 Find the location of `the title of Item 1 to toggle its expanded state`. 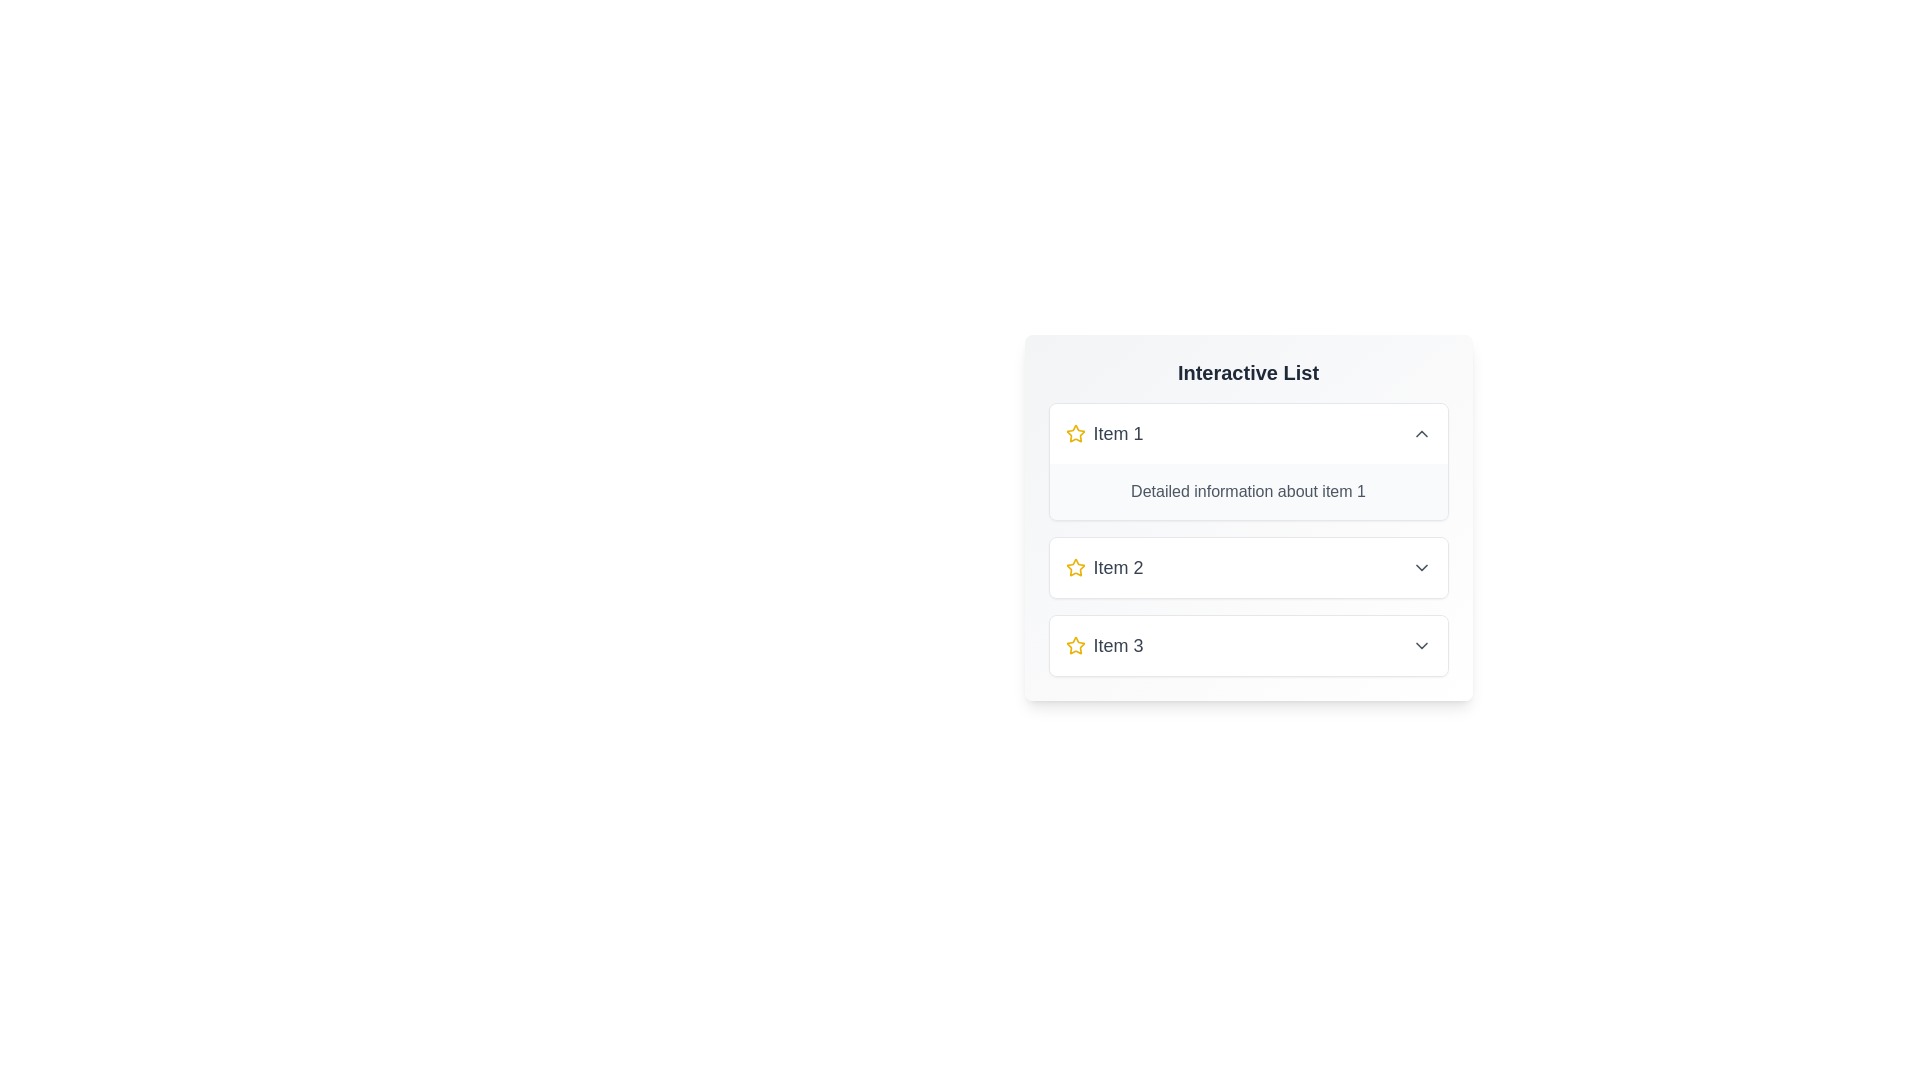

the title of Item 1 to toggle its expanded state is located at coordinates (1247, 433).